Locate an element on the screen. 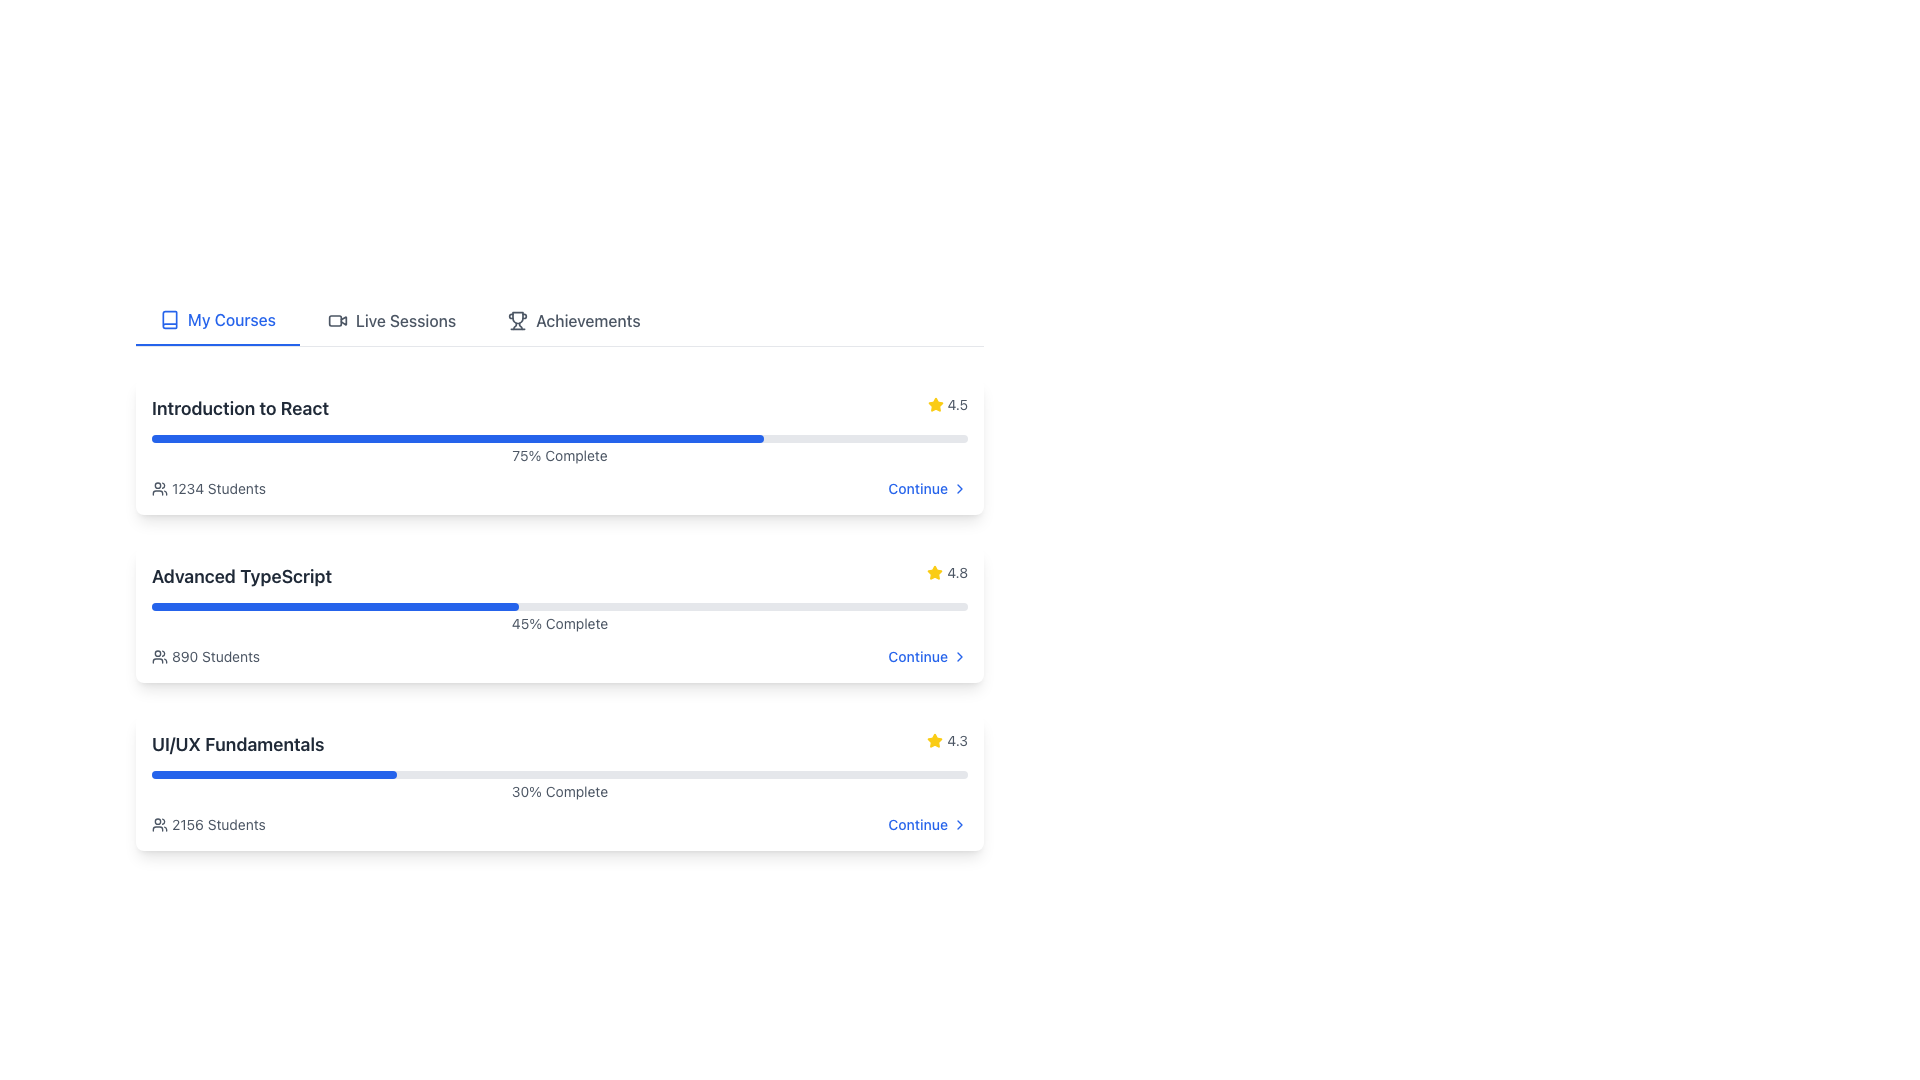  the right-pointing chevron icon button located at the rightmost edge of the 'Continue' text in the 'Introduction to React' section for accessibility is located at coordinates (960, 489).